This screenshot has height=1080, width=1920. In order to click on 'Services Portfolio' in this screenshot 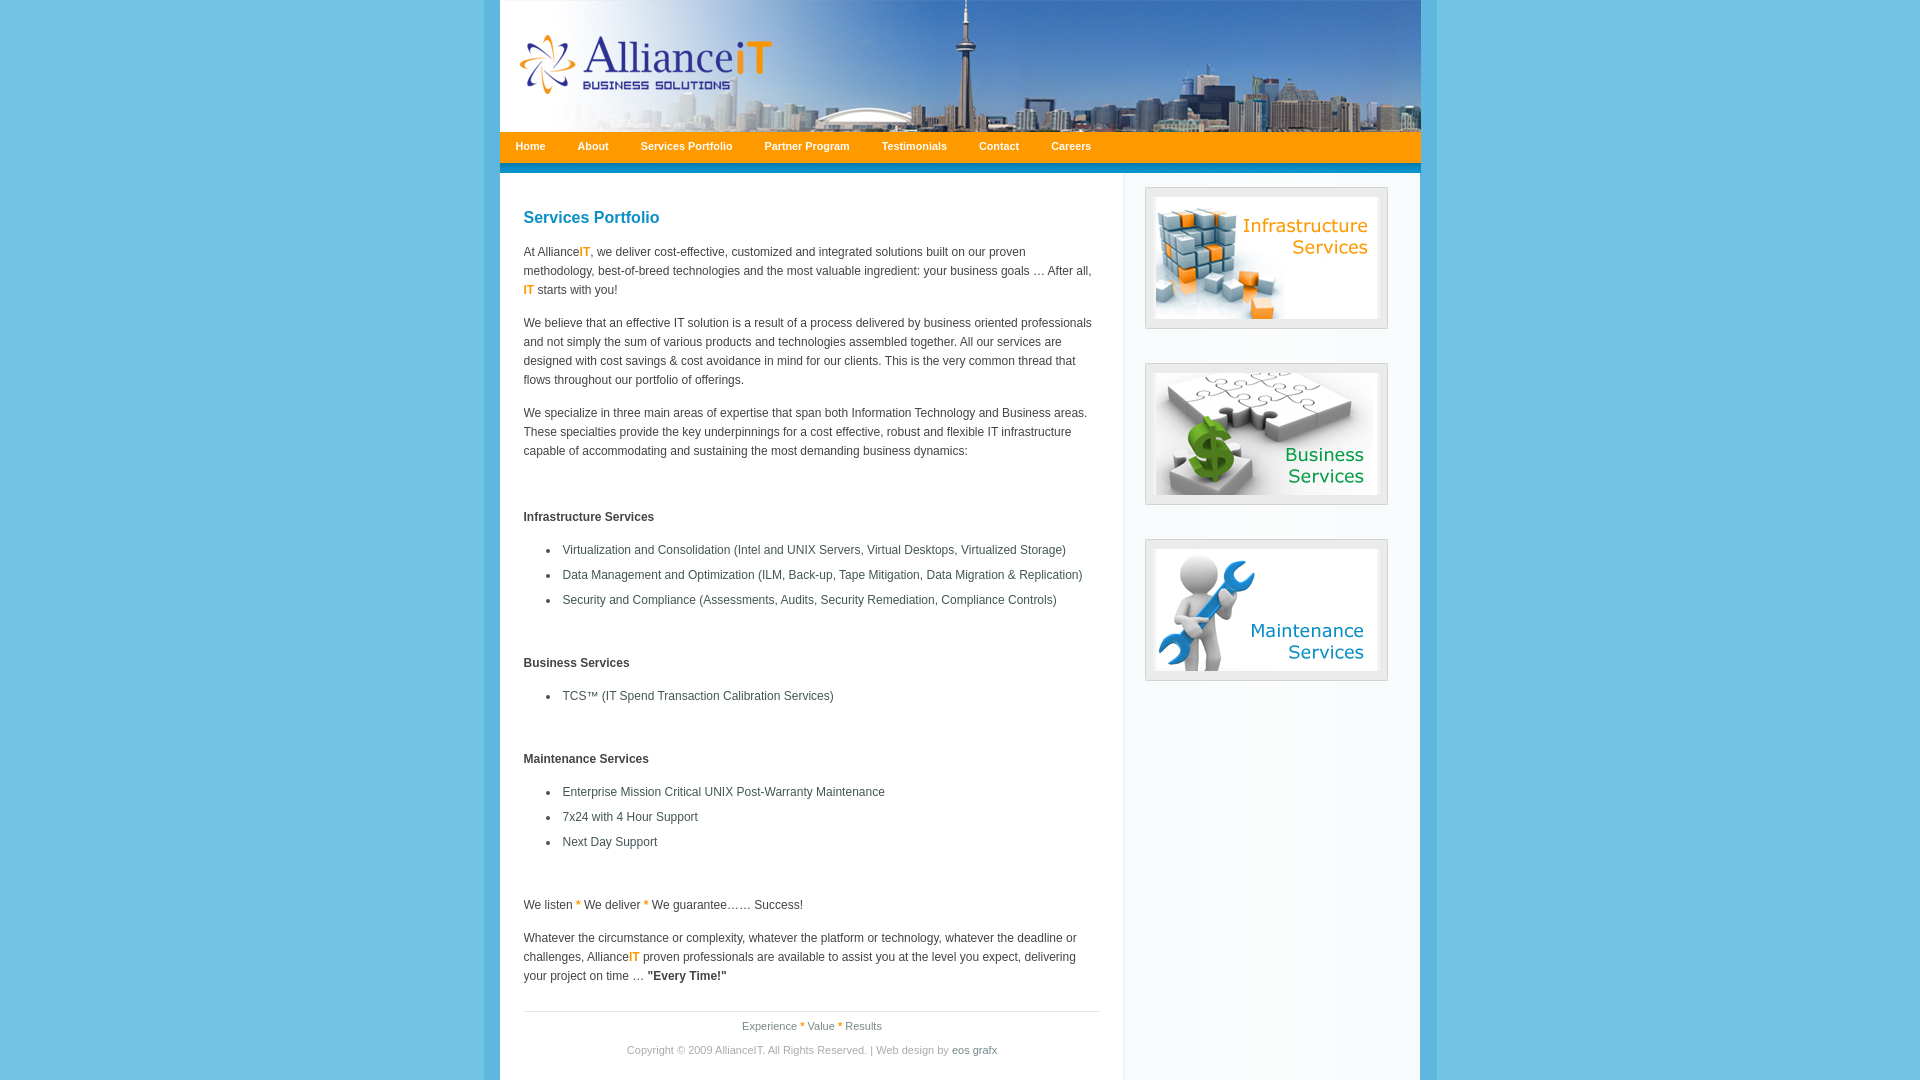, I will do `click(686, 145)`.